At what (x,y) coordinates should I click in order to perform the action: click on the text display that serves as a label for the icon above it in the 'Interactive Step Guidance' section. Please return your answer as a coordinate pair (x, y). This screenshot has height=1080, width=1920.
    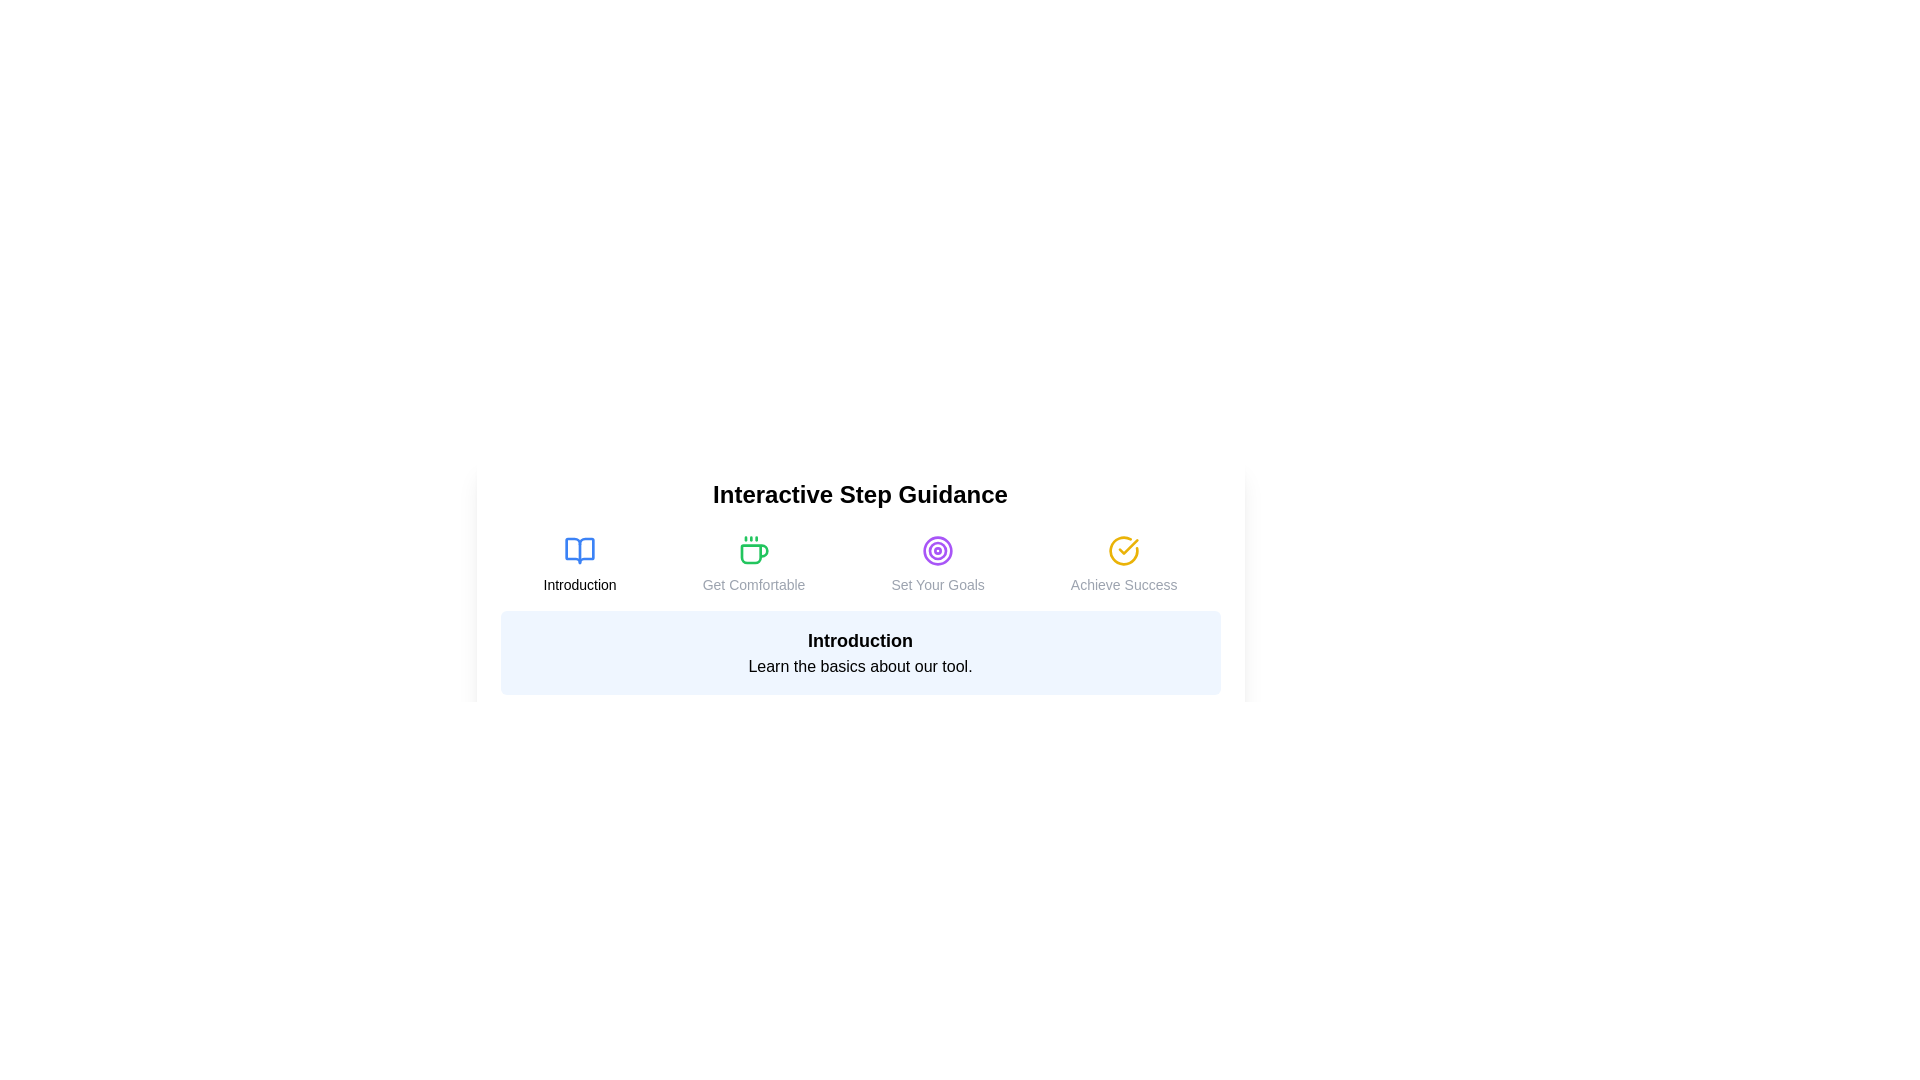
    Looking at the image, I should click on (1124, 585).